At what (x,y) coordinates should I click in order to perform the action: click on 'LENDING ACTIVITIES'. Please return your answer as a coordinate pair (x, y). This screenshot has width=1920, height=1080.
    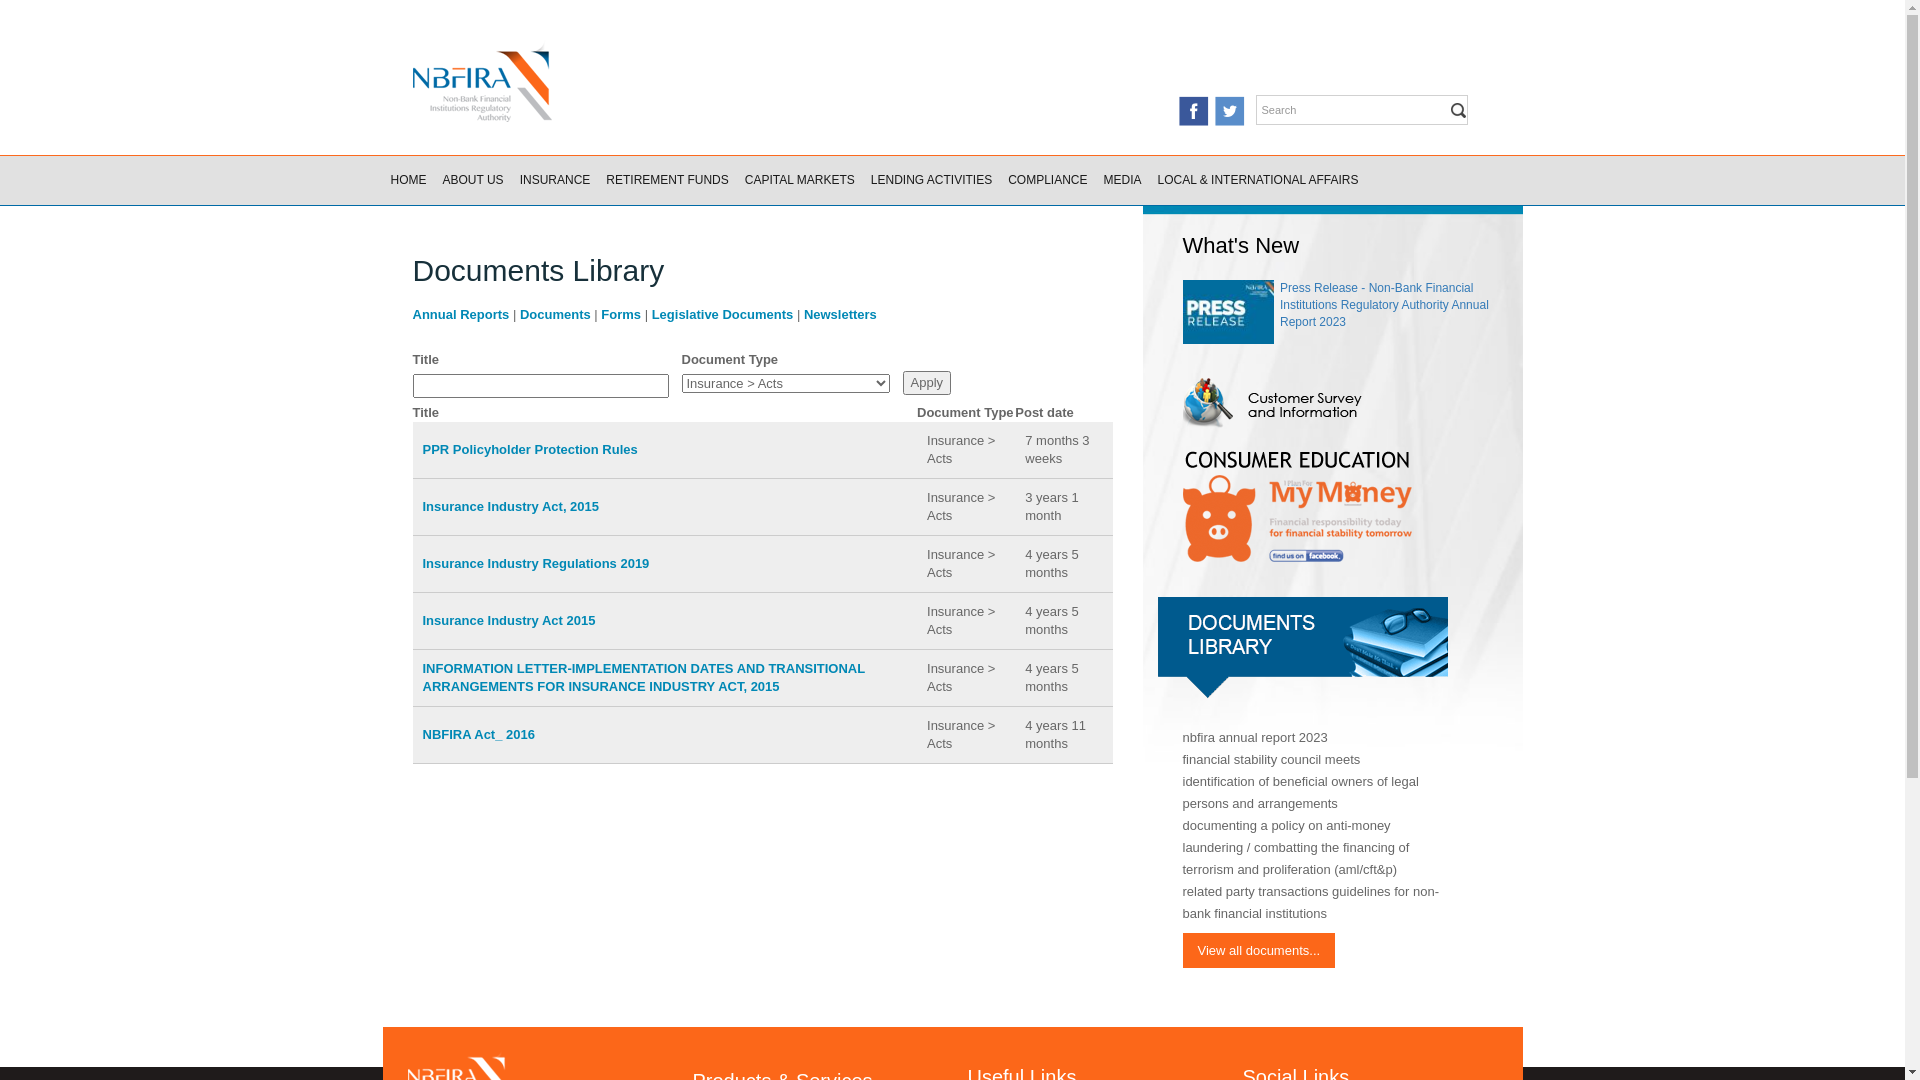
    Looking at the image, I should click on (930, 180).